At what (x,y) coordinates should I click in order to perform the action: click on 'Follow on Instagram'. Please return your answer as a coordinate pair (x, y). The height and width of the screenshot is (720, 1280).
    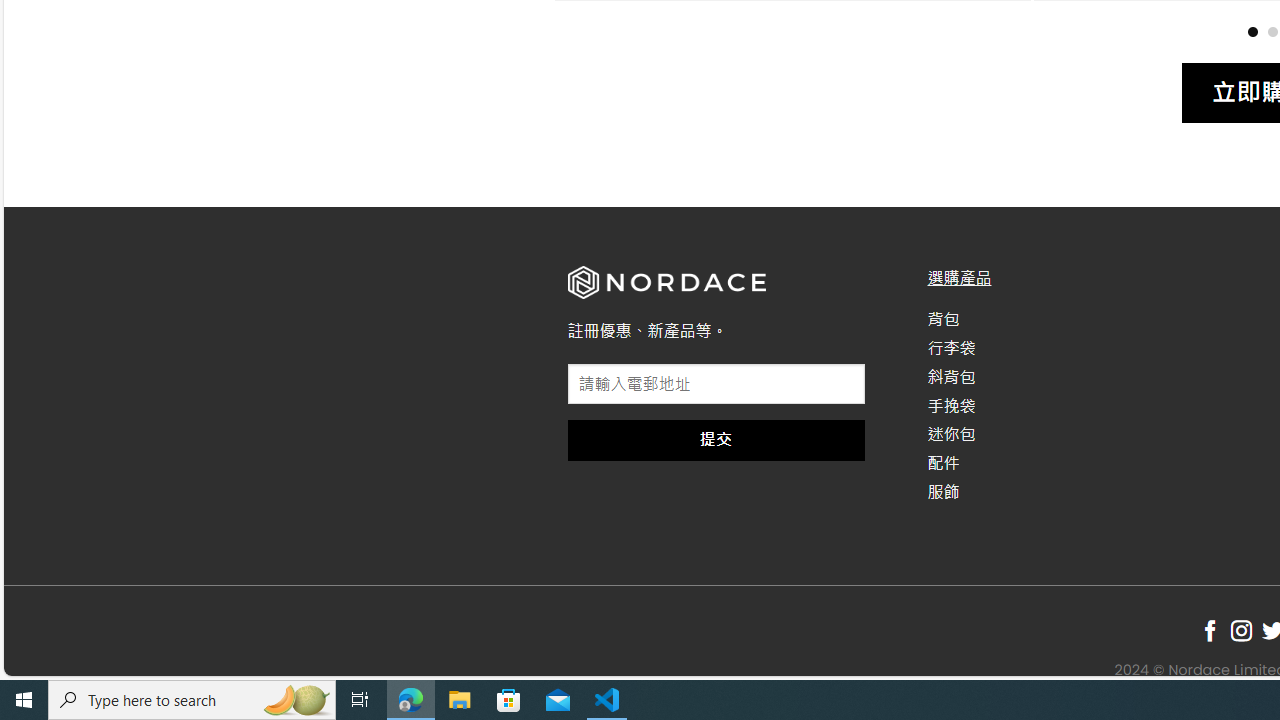
    Looking at the image, I should click on (1240, 631).